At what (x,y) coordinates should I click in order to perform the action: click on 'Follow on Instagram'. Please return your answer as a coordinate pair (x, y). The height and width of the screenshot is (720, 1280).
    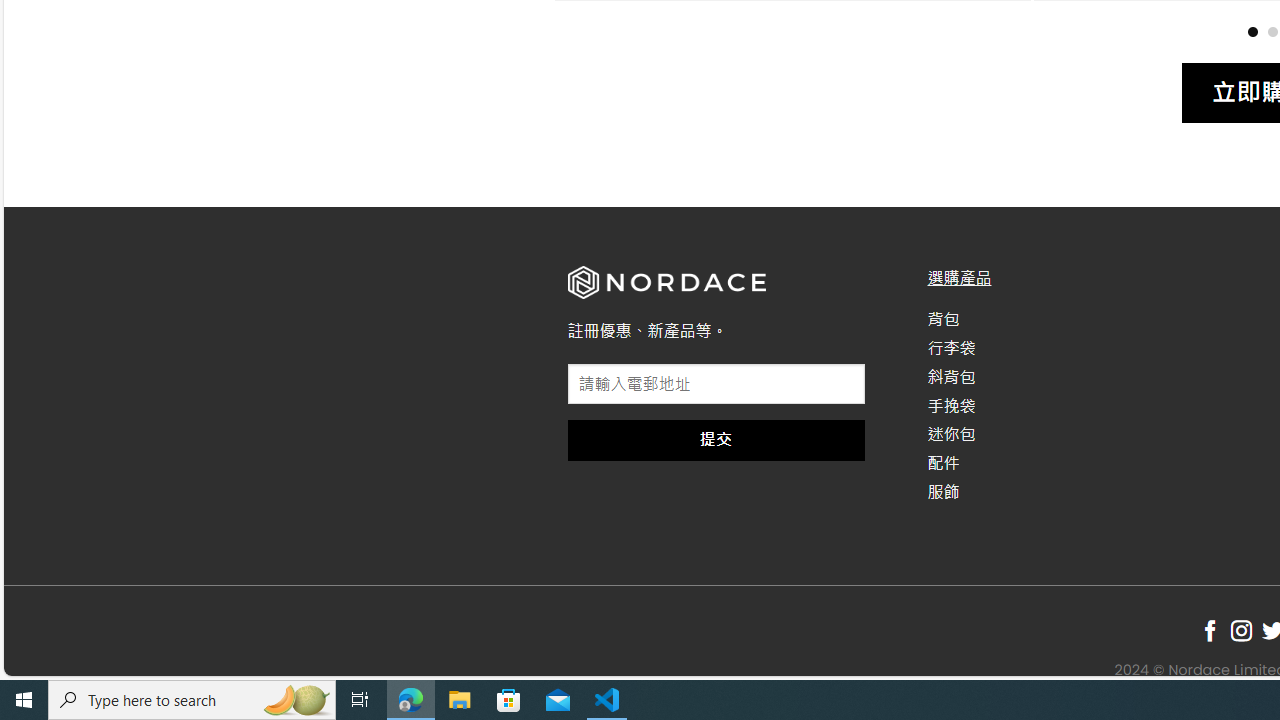
    Looking at the image, I should click on (1240, 631).